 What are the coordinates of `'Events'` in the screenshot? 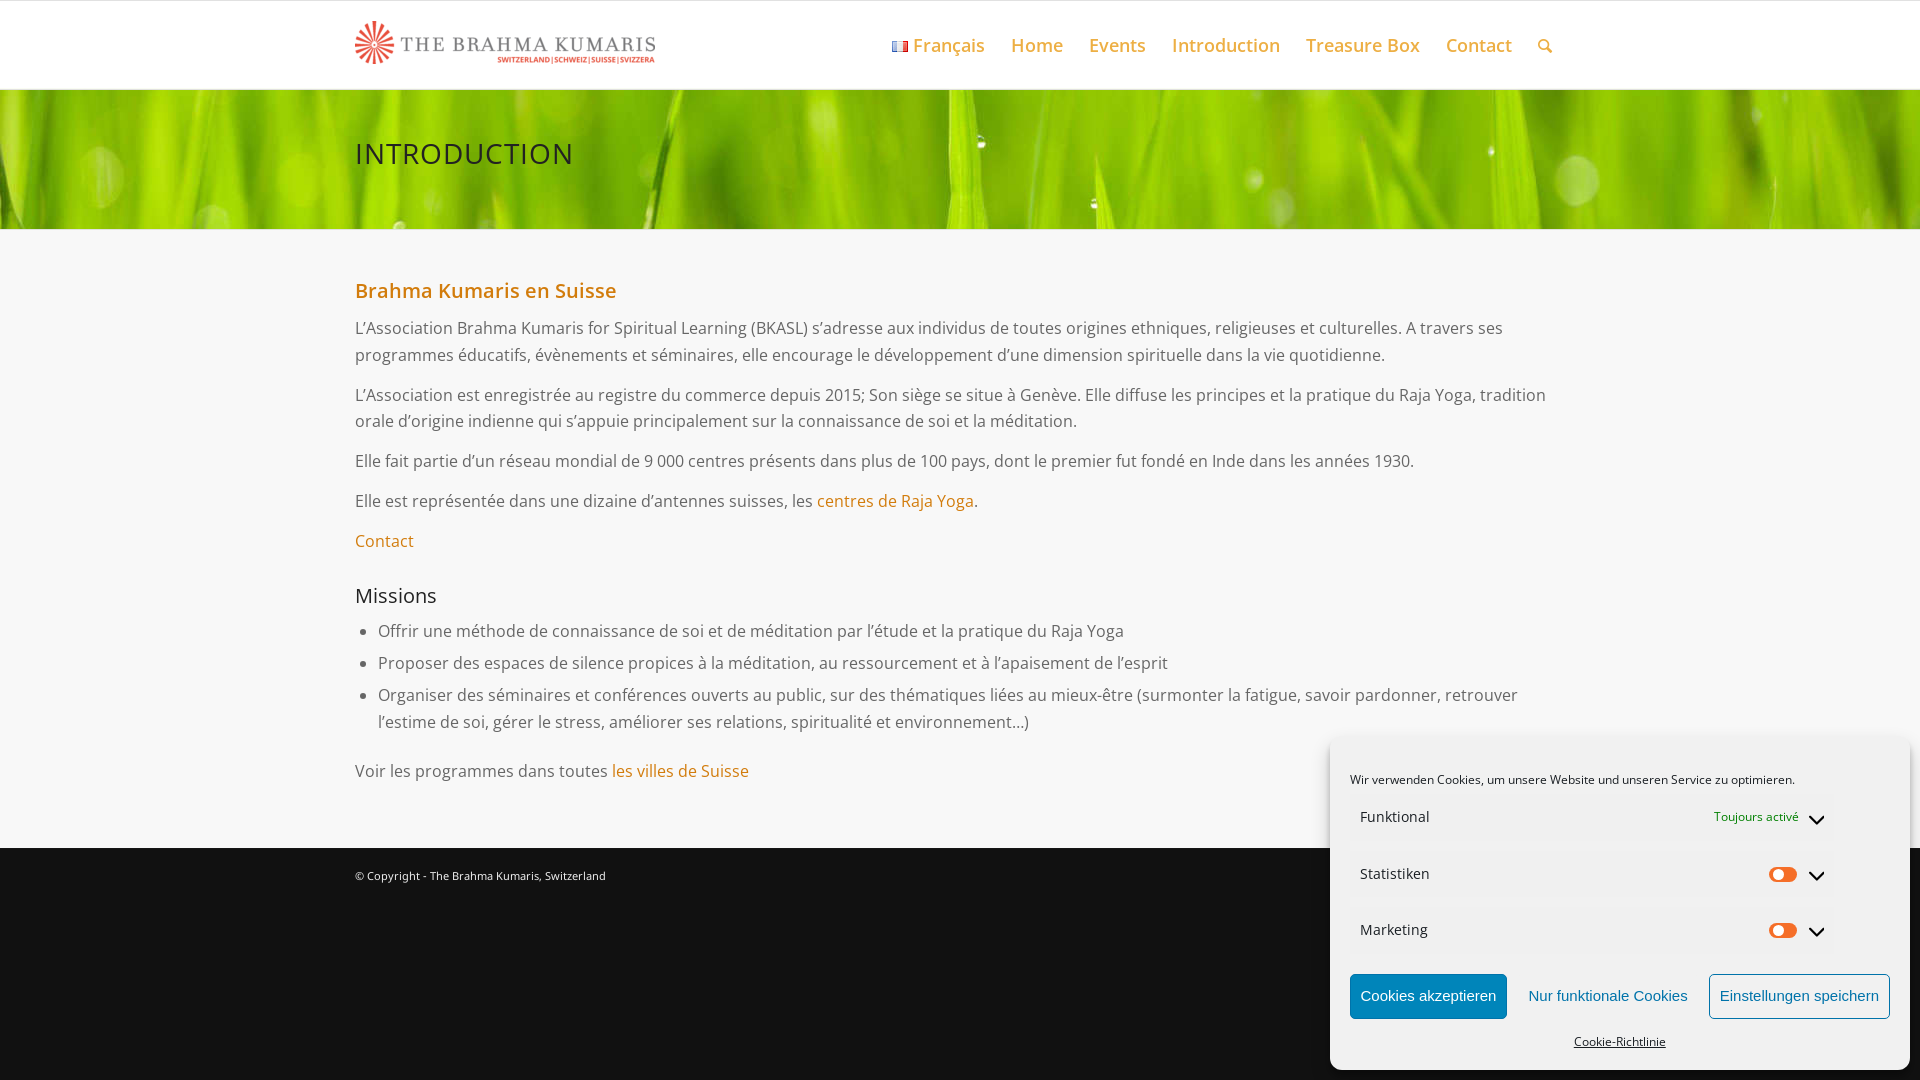 It's located at (1116, 45).